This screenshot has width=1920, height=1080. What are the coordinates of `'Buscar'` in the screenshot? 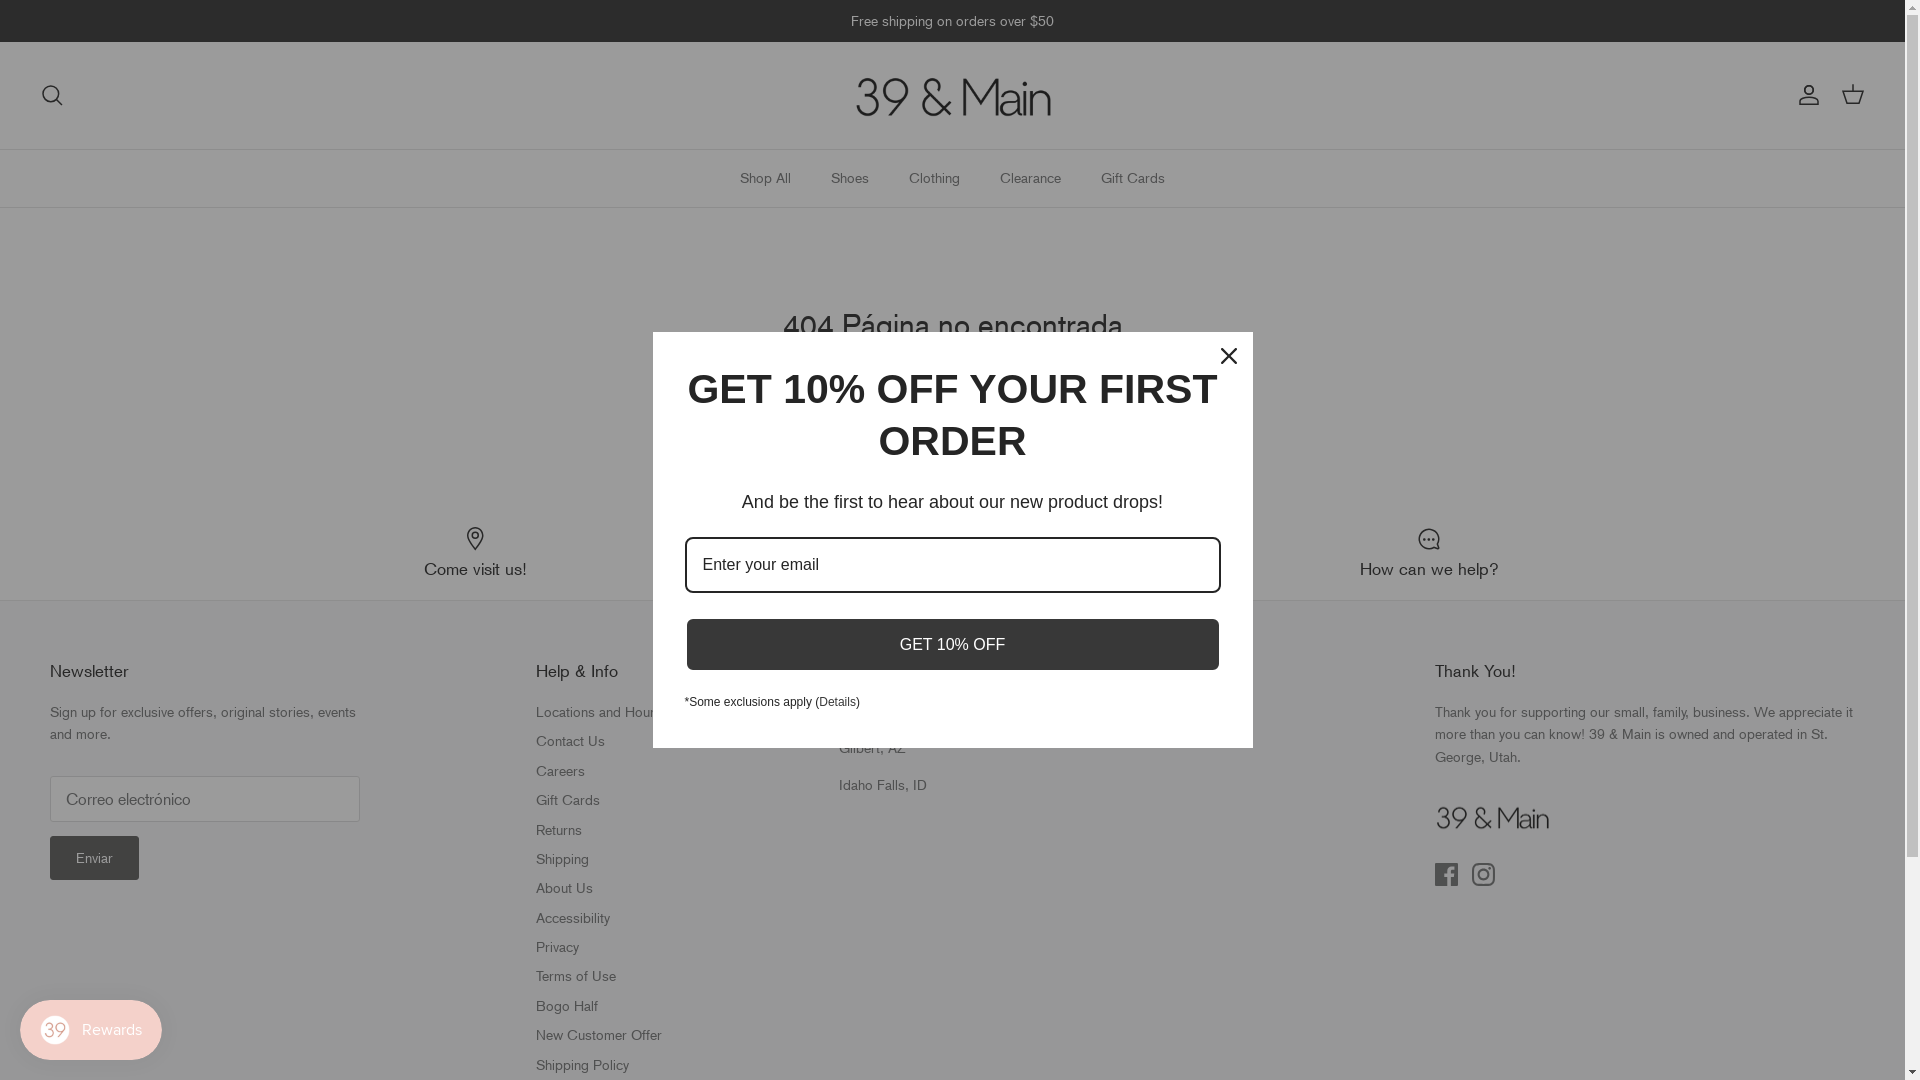 It's located at (52, 95).